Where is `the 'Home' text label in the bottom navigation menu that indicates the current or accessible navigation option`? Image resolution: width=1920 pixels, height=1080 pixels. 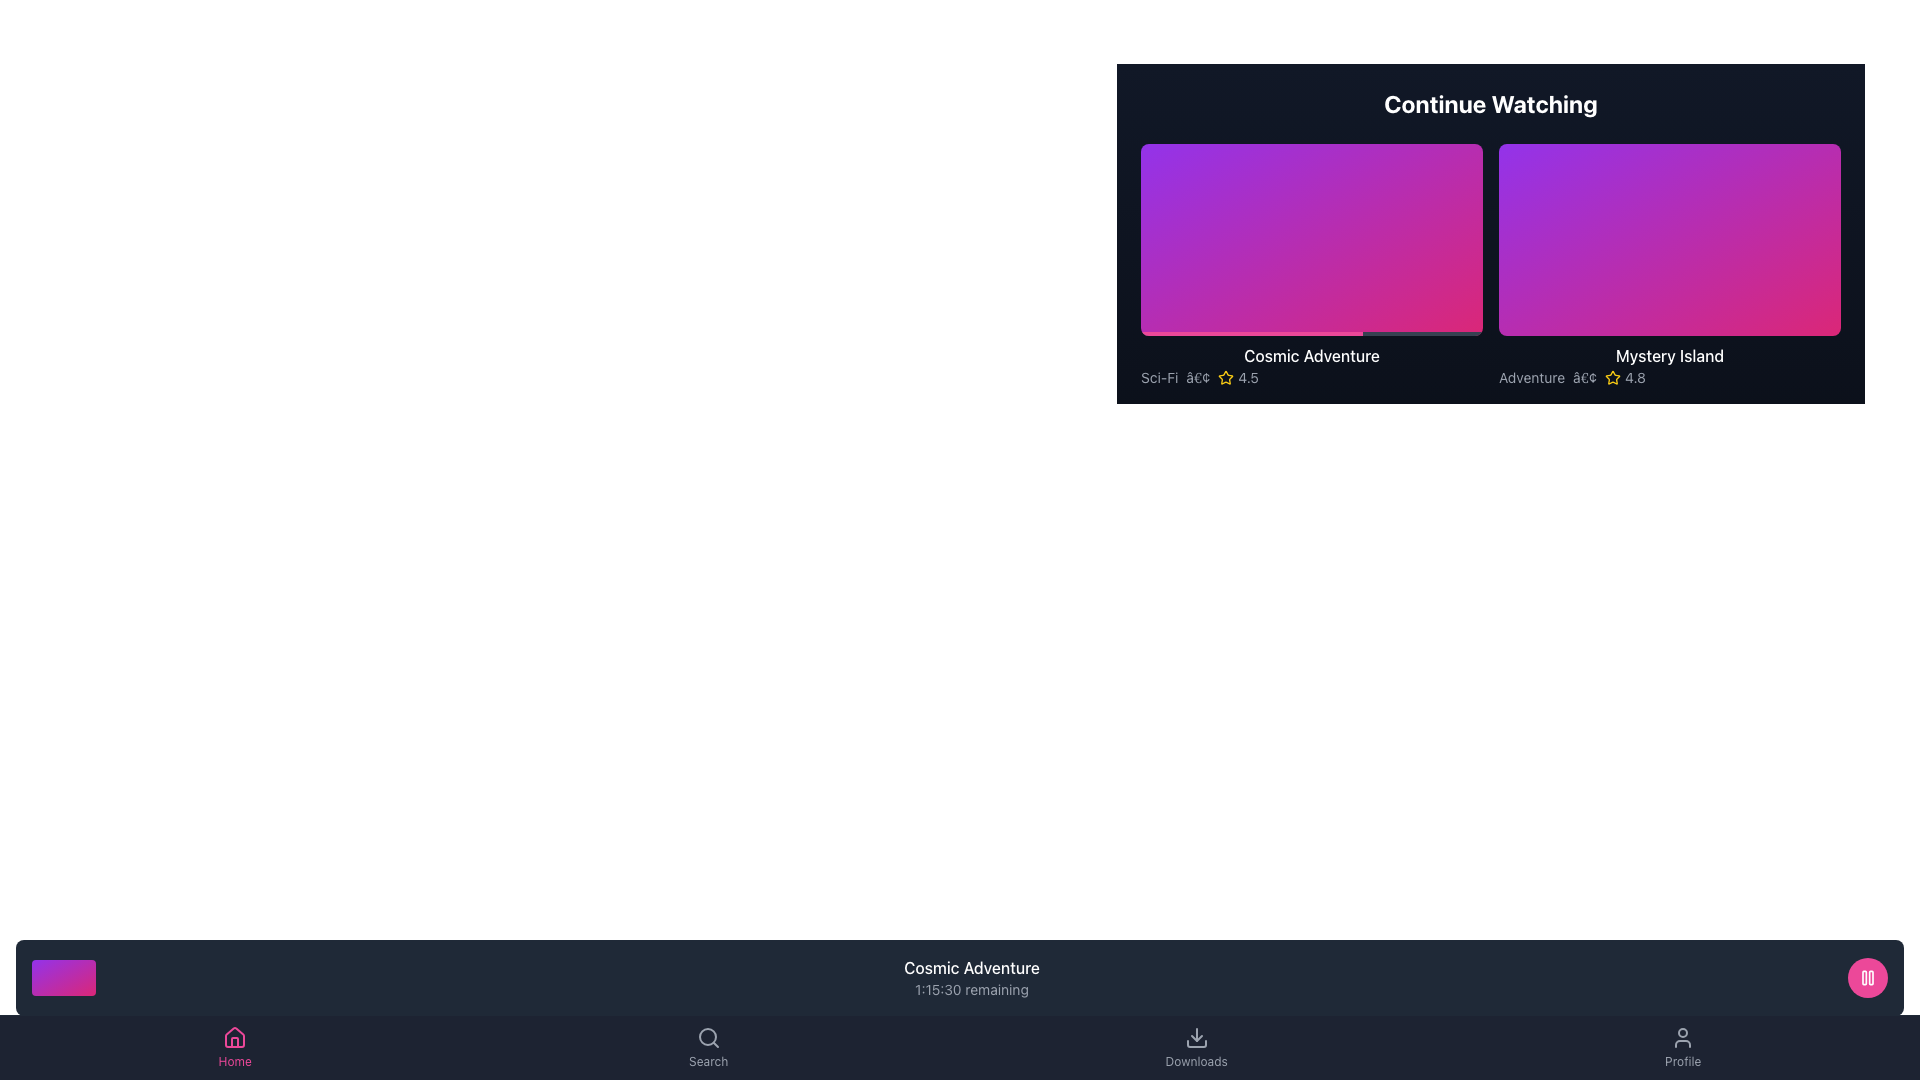 the 'Home' text label in the bottom navigation menu that indicates the current or accessible navigation option is located at coordinates (235, 1060).